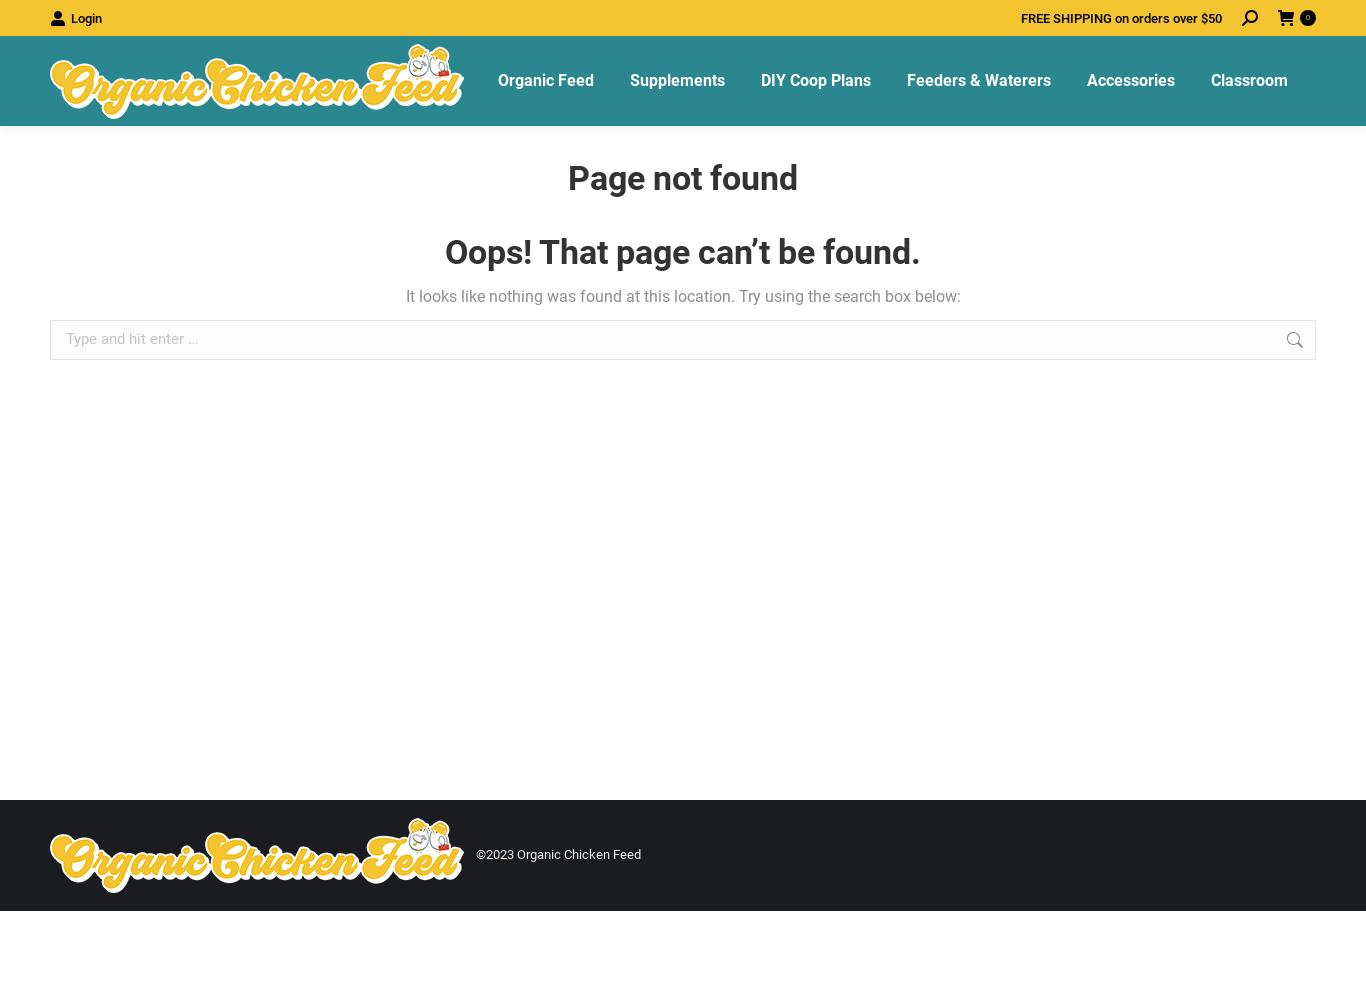 This screenshot has height=1000, width=1366. What do you see at coordinates (1121, 270) in the screenshot?
I see `'Egg Cartons'` at bounding box center [1121, 270].